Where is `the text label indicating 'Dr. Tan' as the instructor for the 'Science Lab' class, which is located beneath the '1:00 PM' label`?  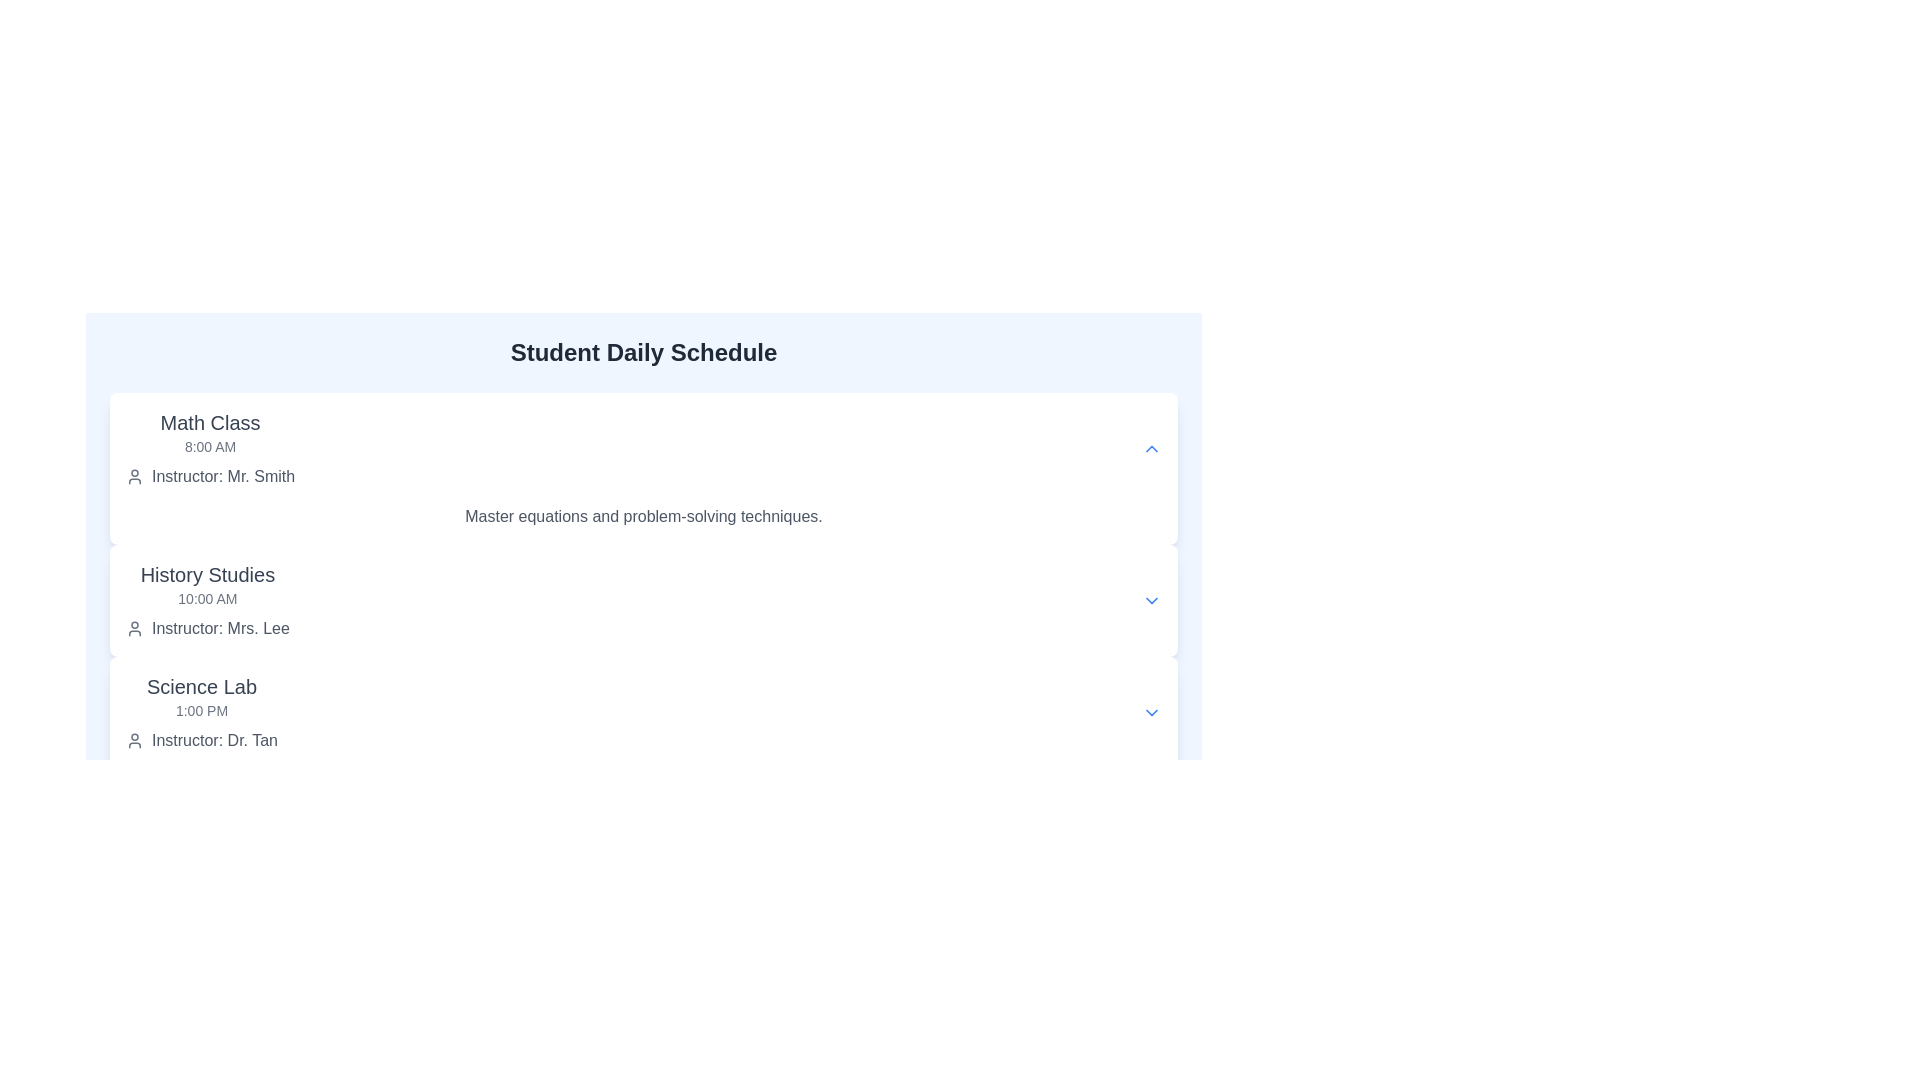 the text label indicating 'Dr. Tan' as the instructor for the 'Science Lab' class, which is located beneath the '1:00 PM' label is located at coordinates (201, 740).